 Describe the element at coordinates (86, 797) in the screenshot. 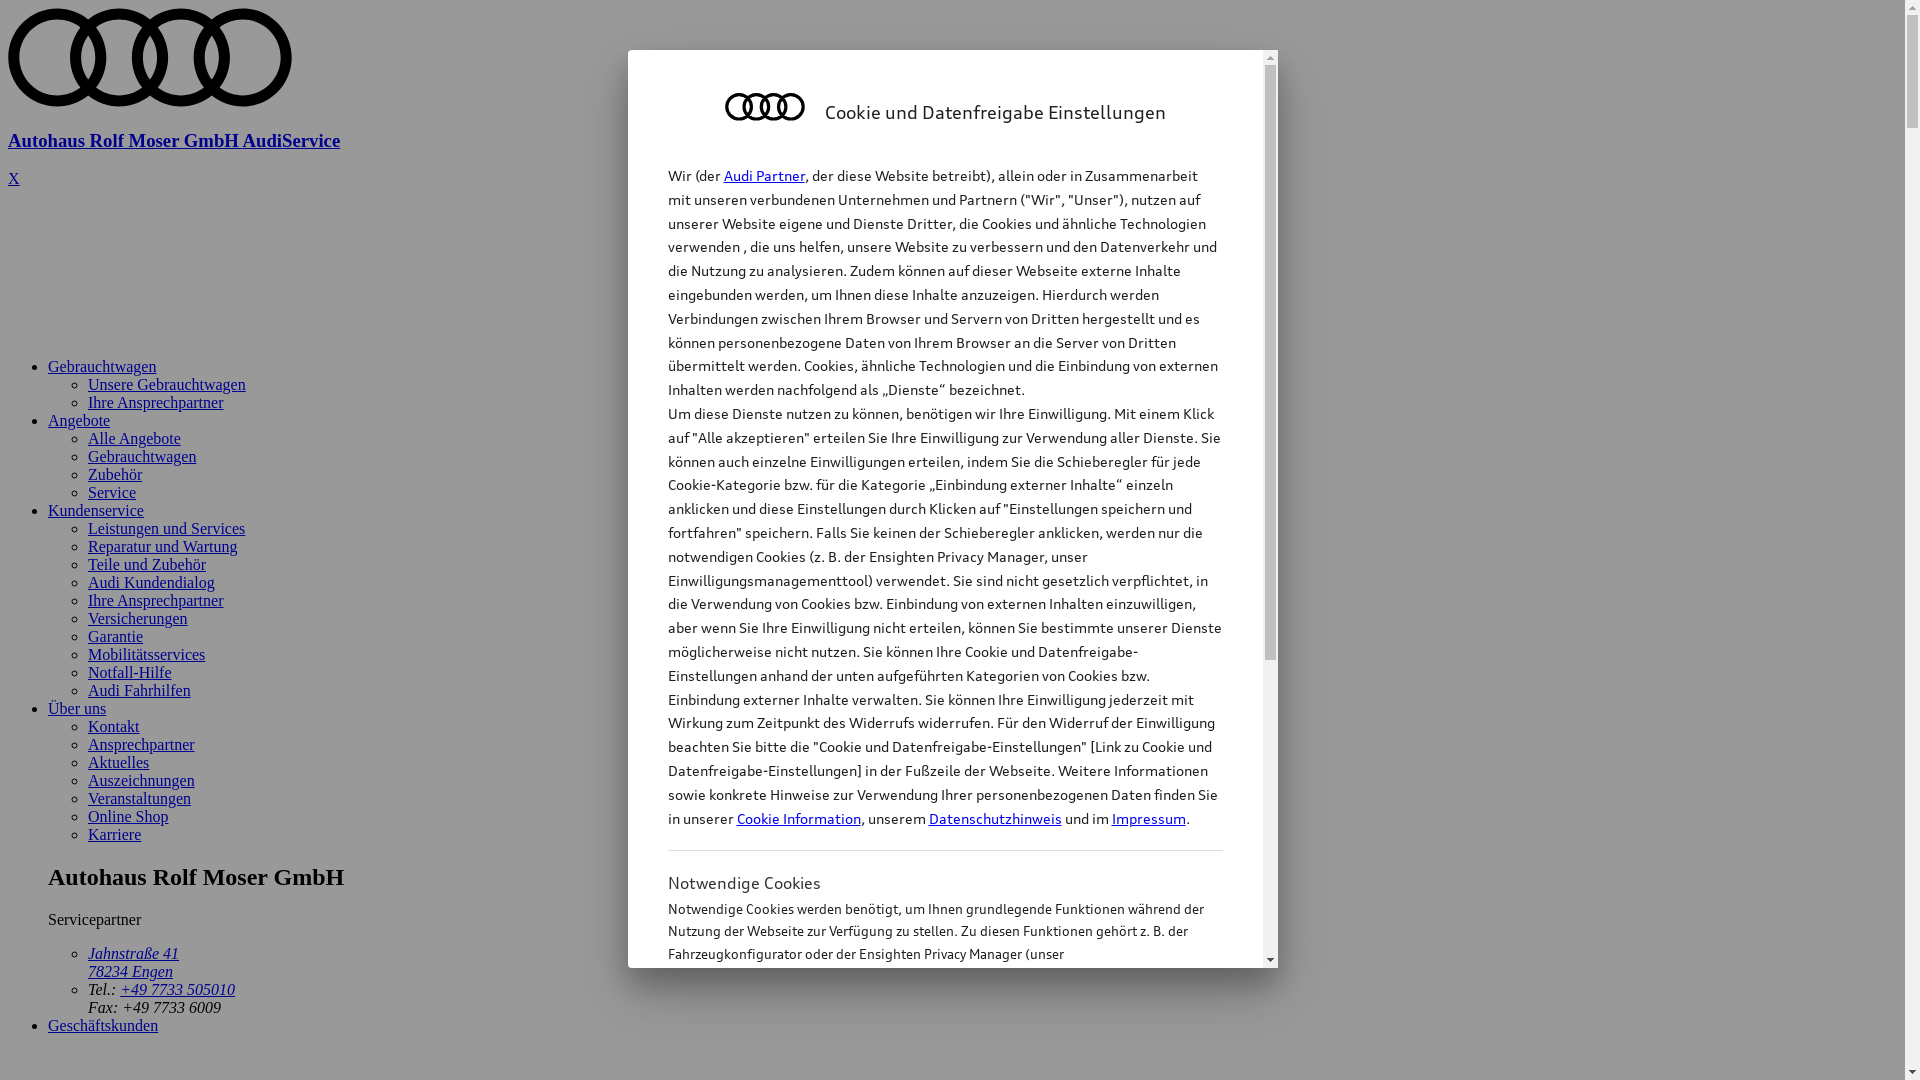

I see `'Veranstaltungen'` at that location.